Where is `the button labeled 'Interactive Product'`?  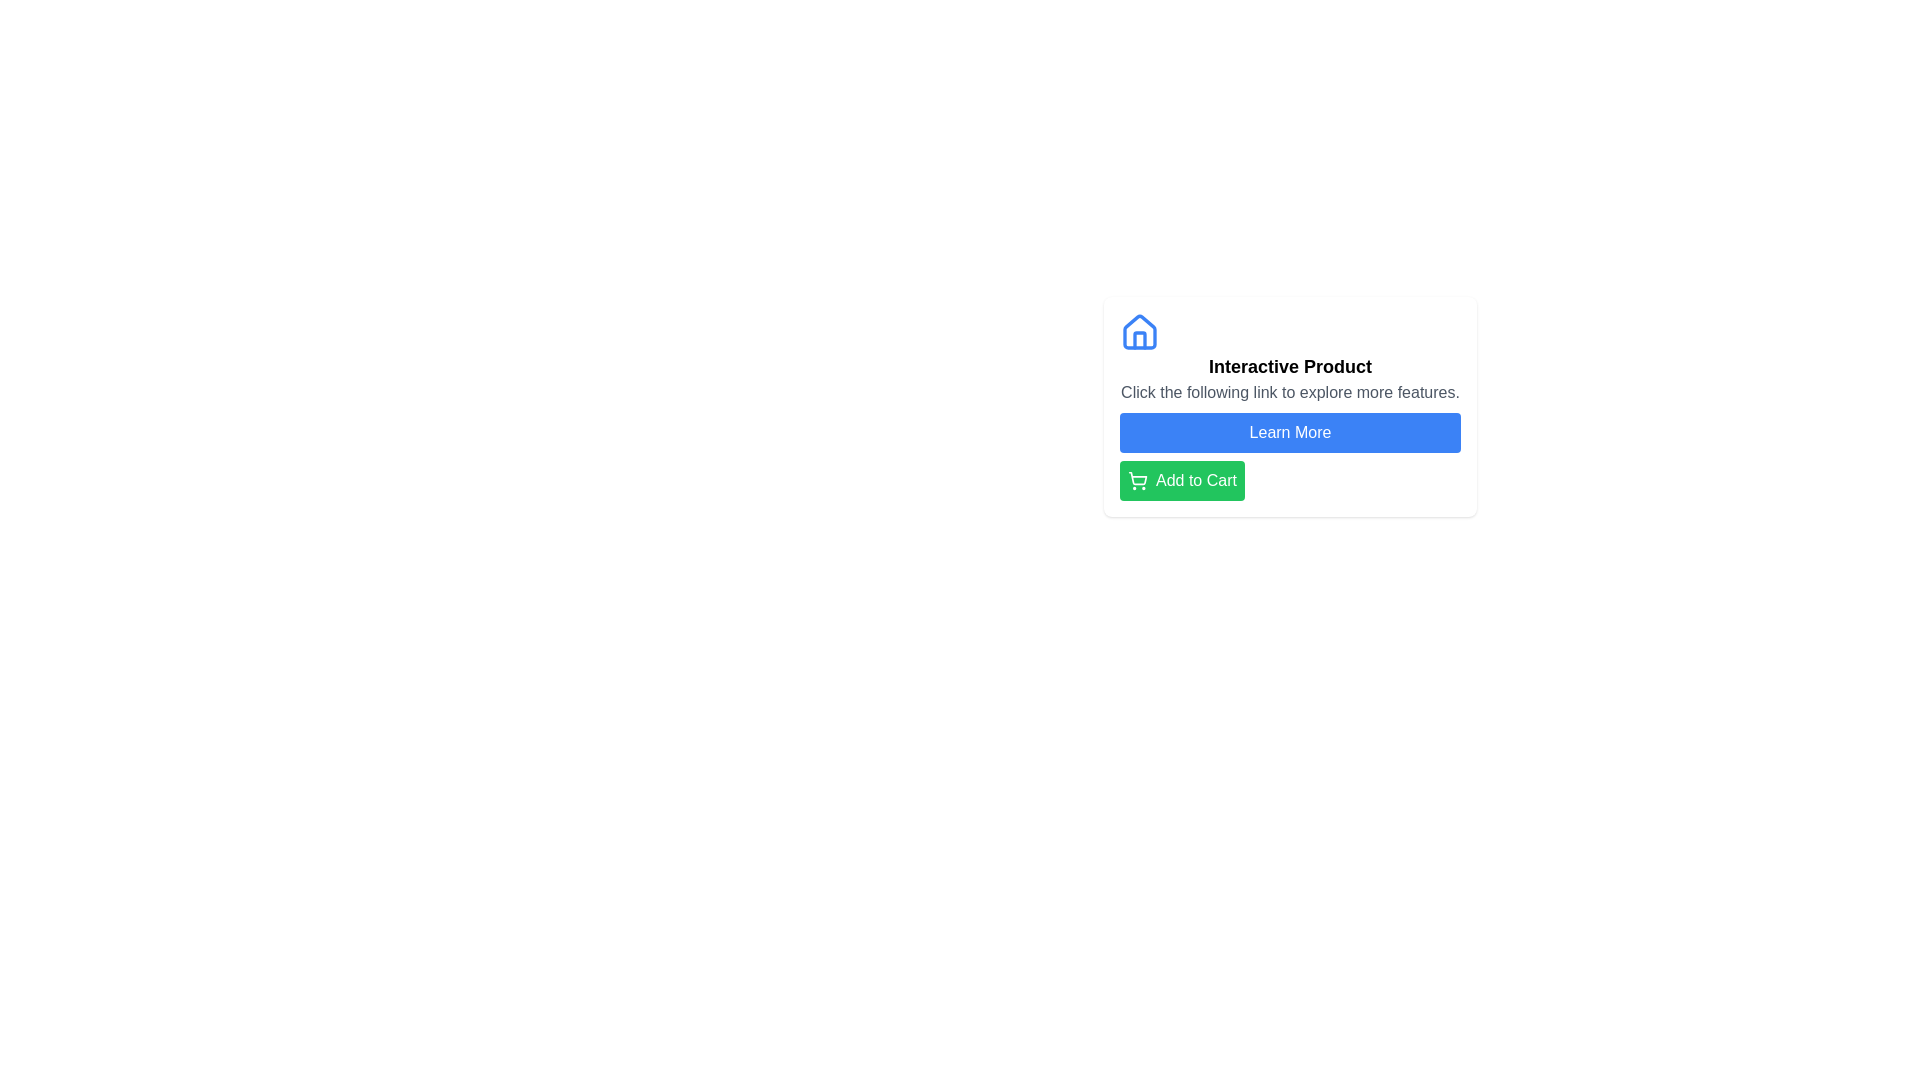 the button labeled 'Interactive Product' is located at coordinates (1290, 431).